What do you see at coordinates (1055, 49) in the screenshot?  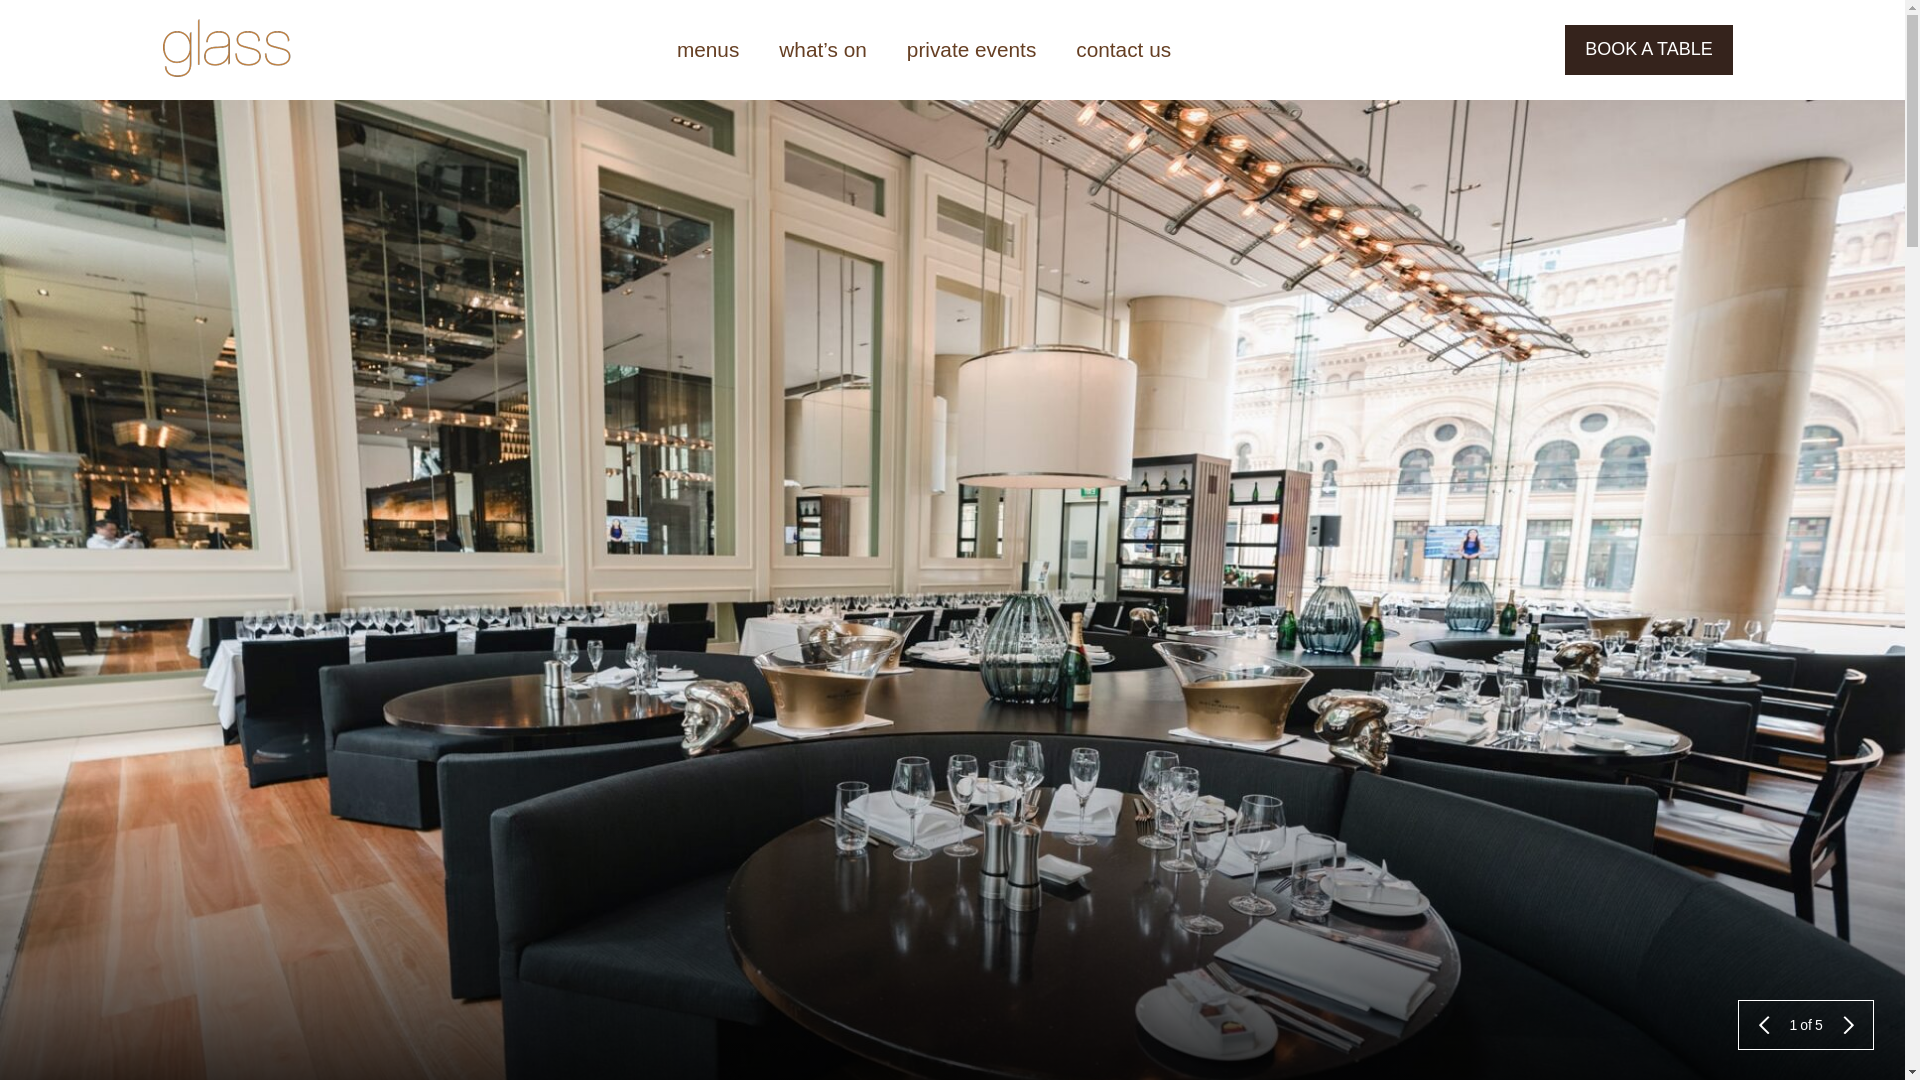 I see `'contact us'` at bounding box center [1055, 49].